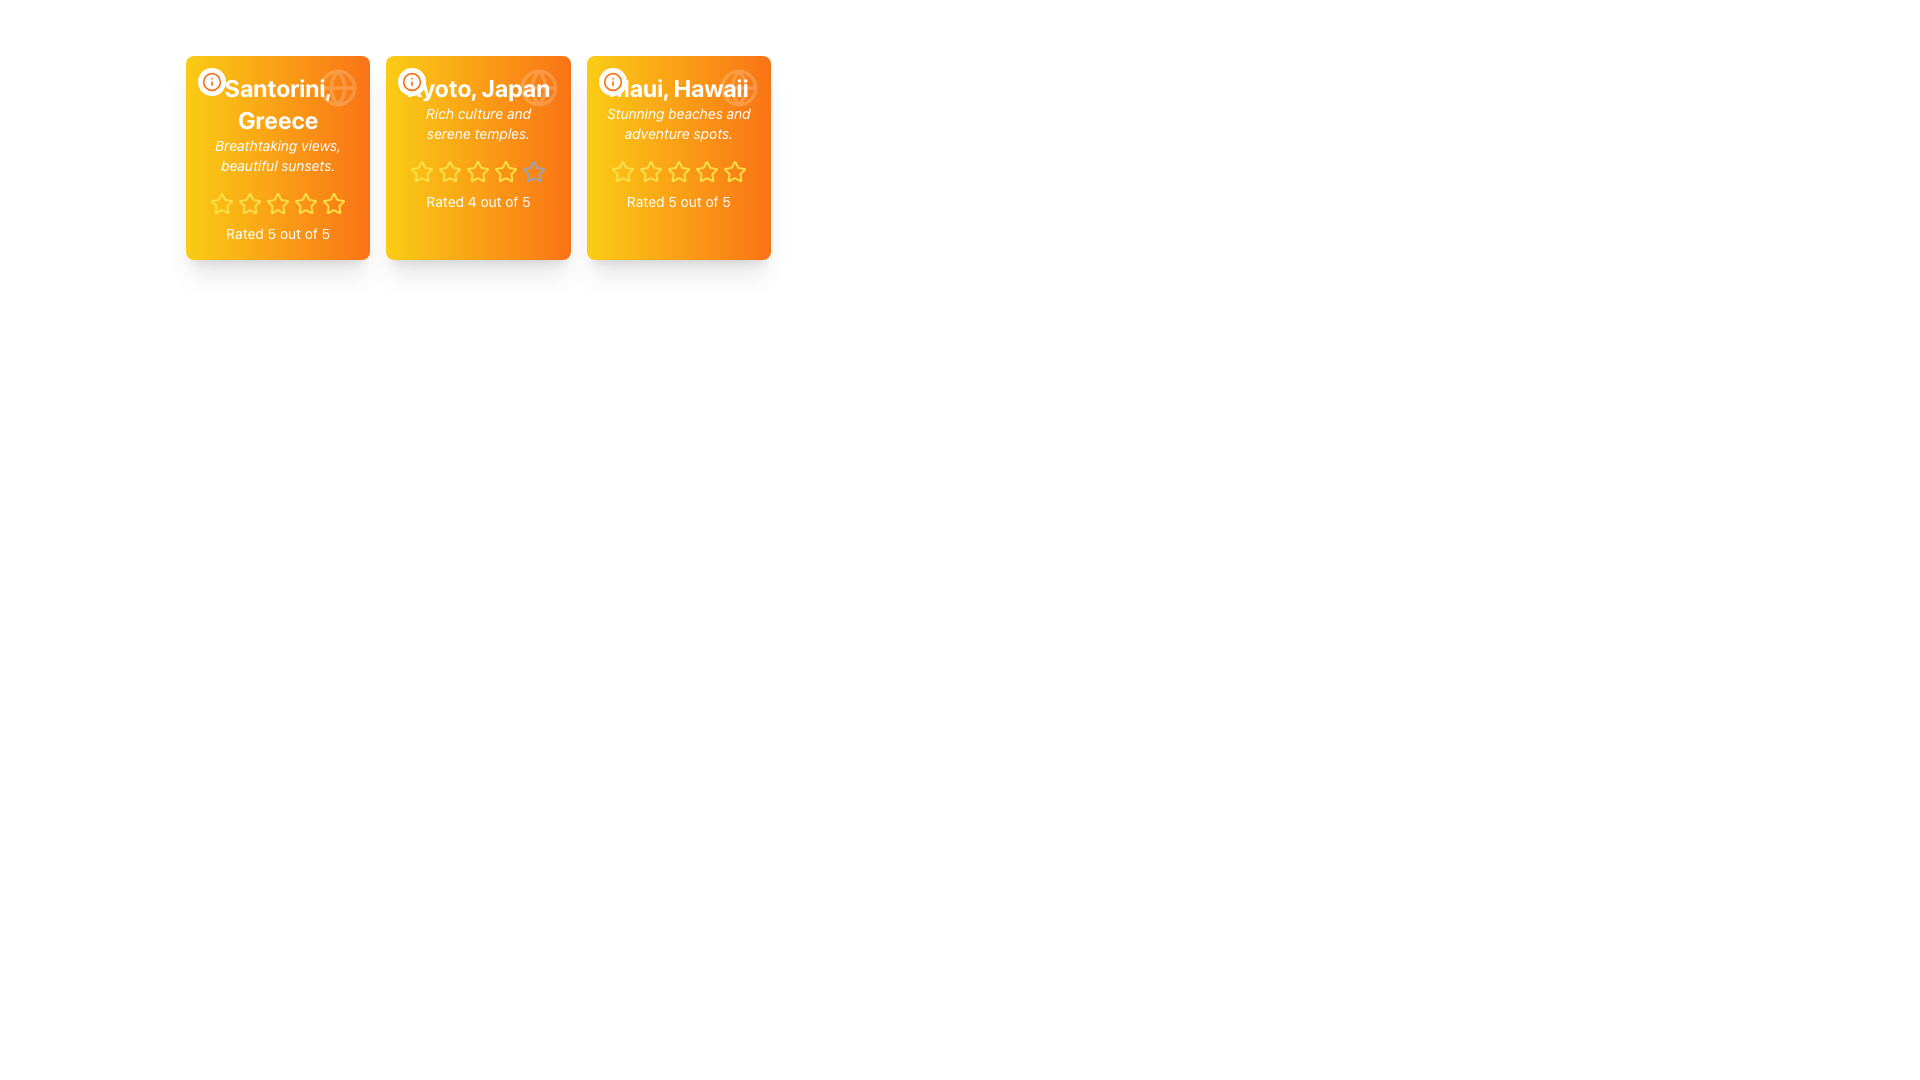  Describe the element at coordinates (534, 171) in the screenshot. I see `the fifth star icon for the rating system in the card layout of 'Kyoto, Japan'` at that location.